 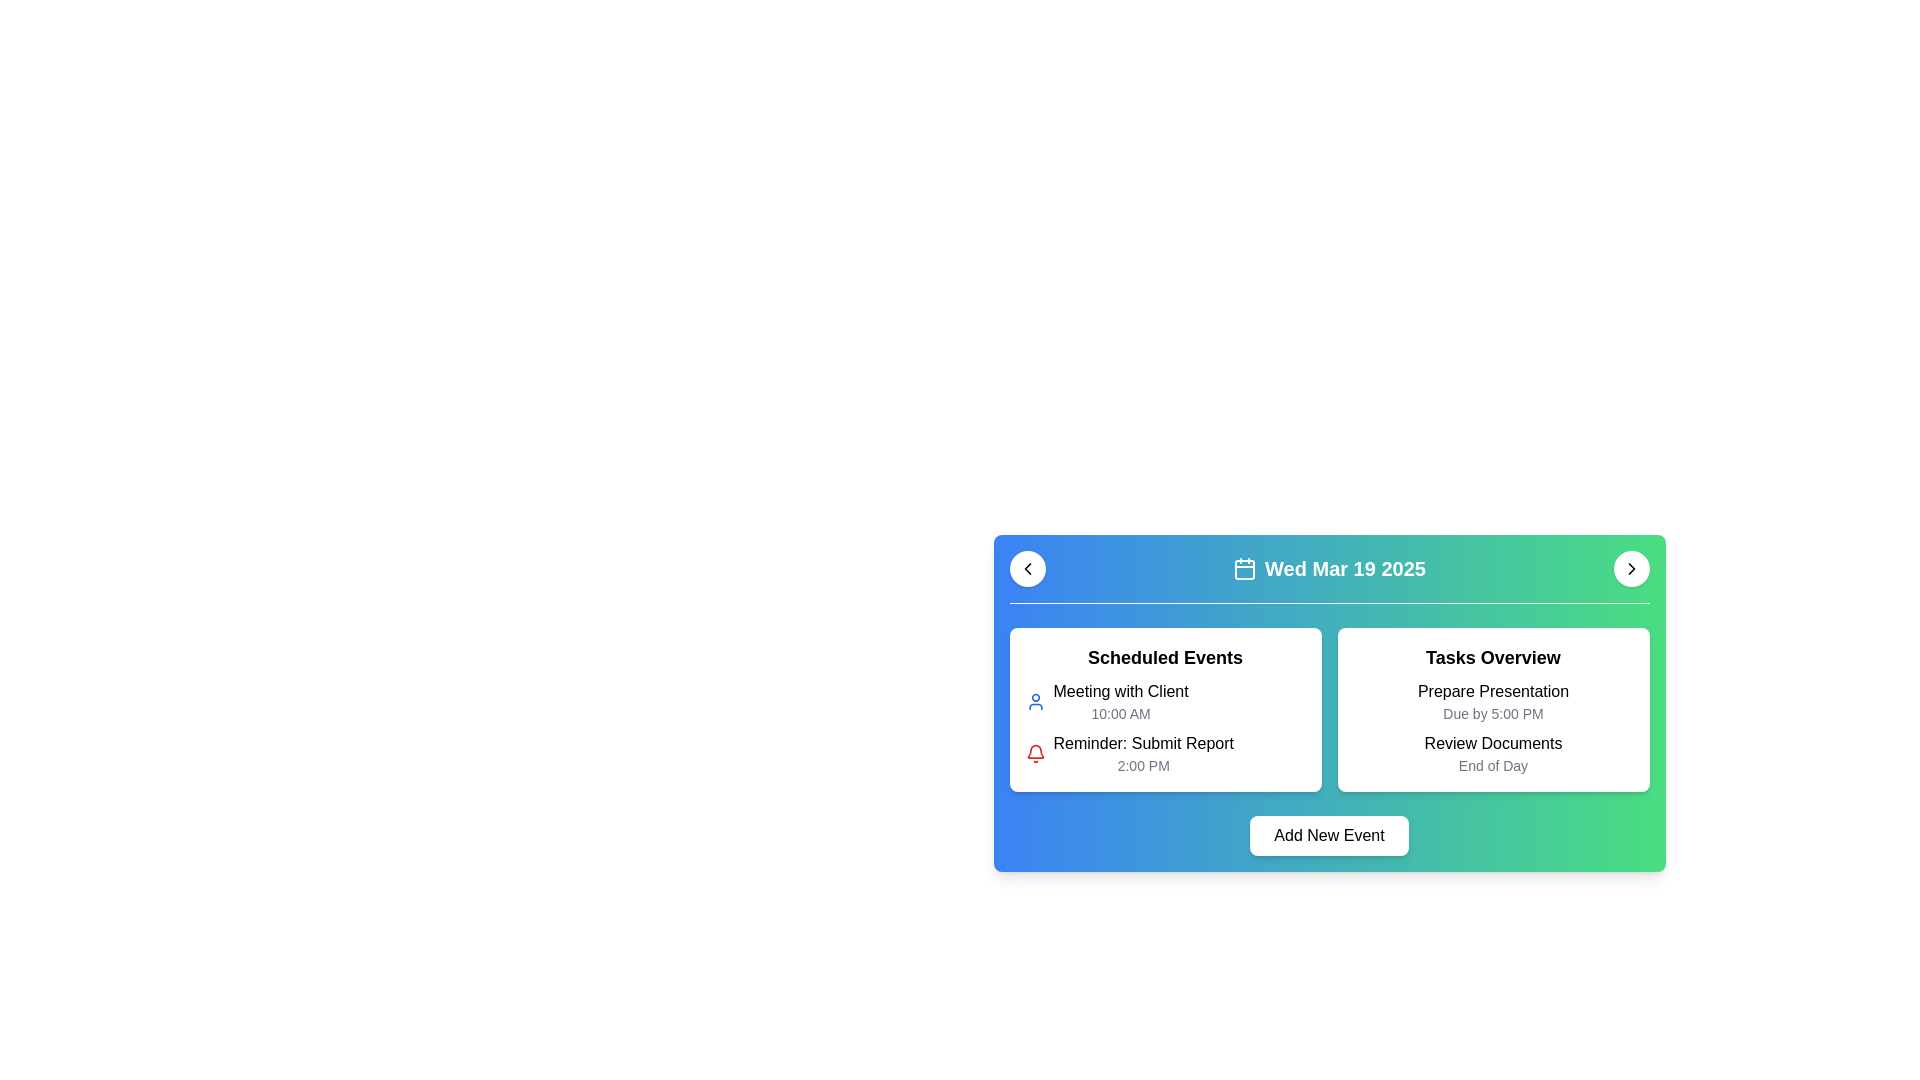 What do you see at coordinates (1027, 569) in the screenshot?
I see `the navigation button icon located at the top-left corner of the card-like interface for accessibility navigation` at bounding box center [1027, 569].